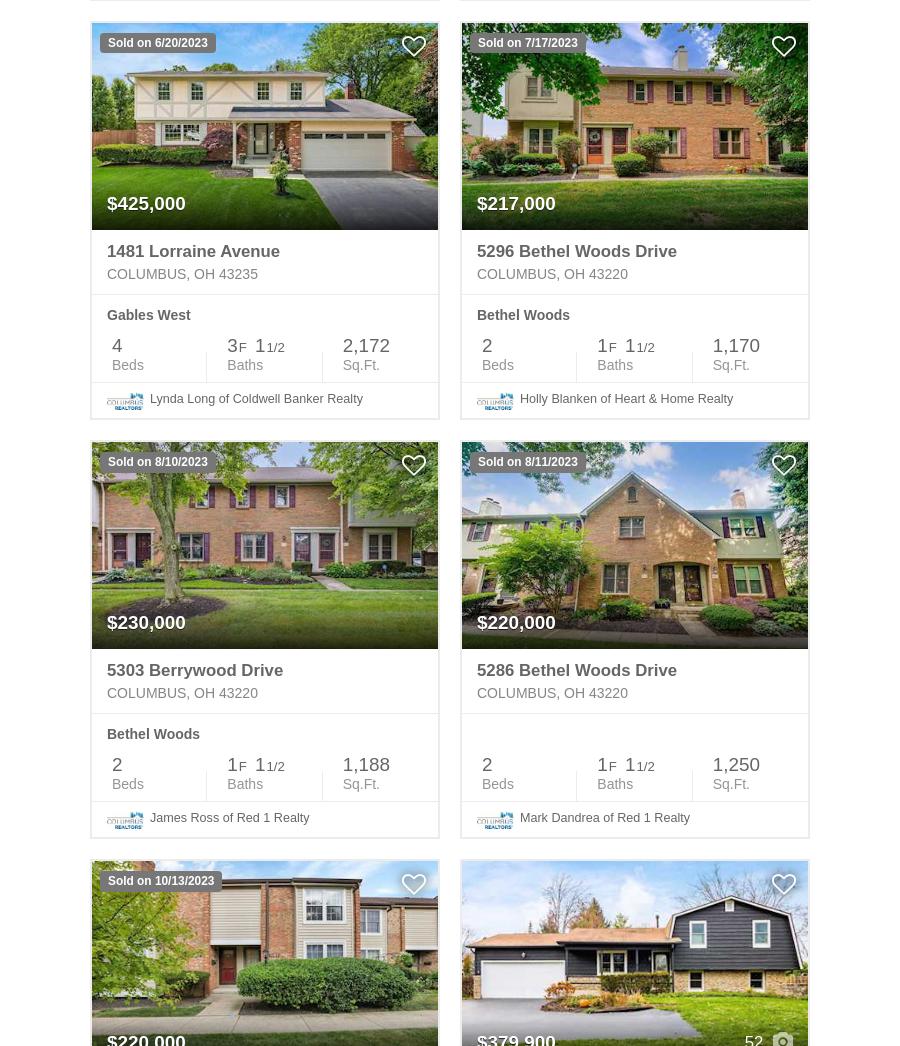  What do you see at coordinates (604, 817) in the screenshot?
I see `'Mark Dandrea of Red 1 Realty'` at bounding box center [604, 817].